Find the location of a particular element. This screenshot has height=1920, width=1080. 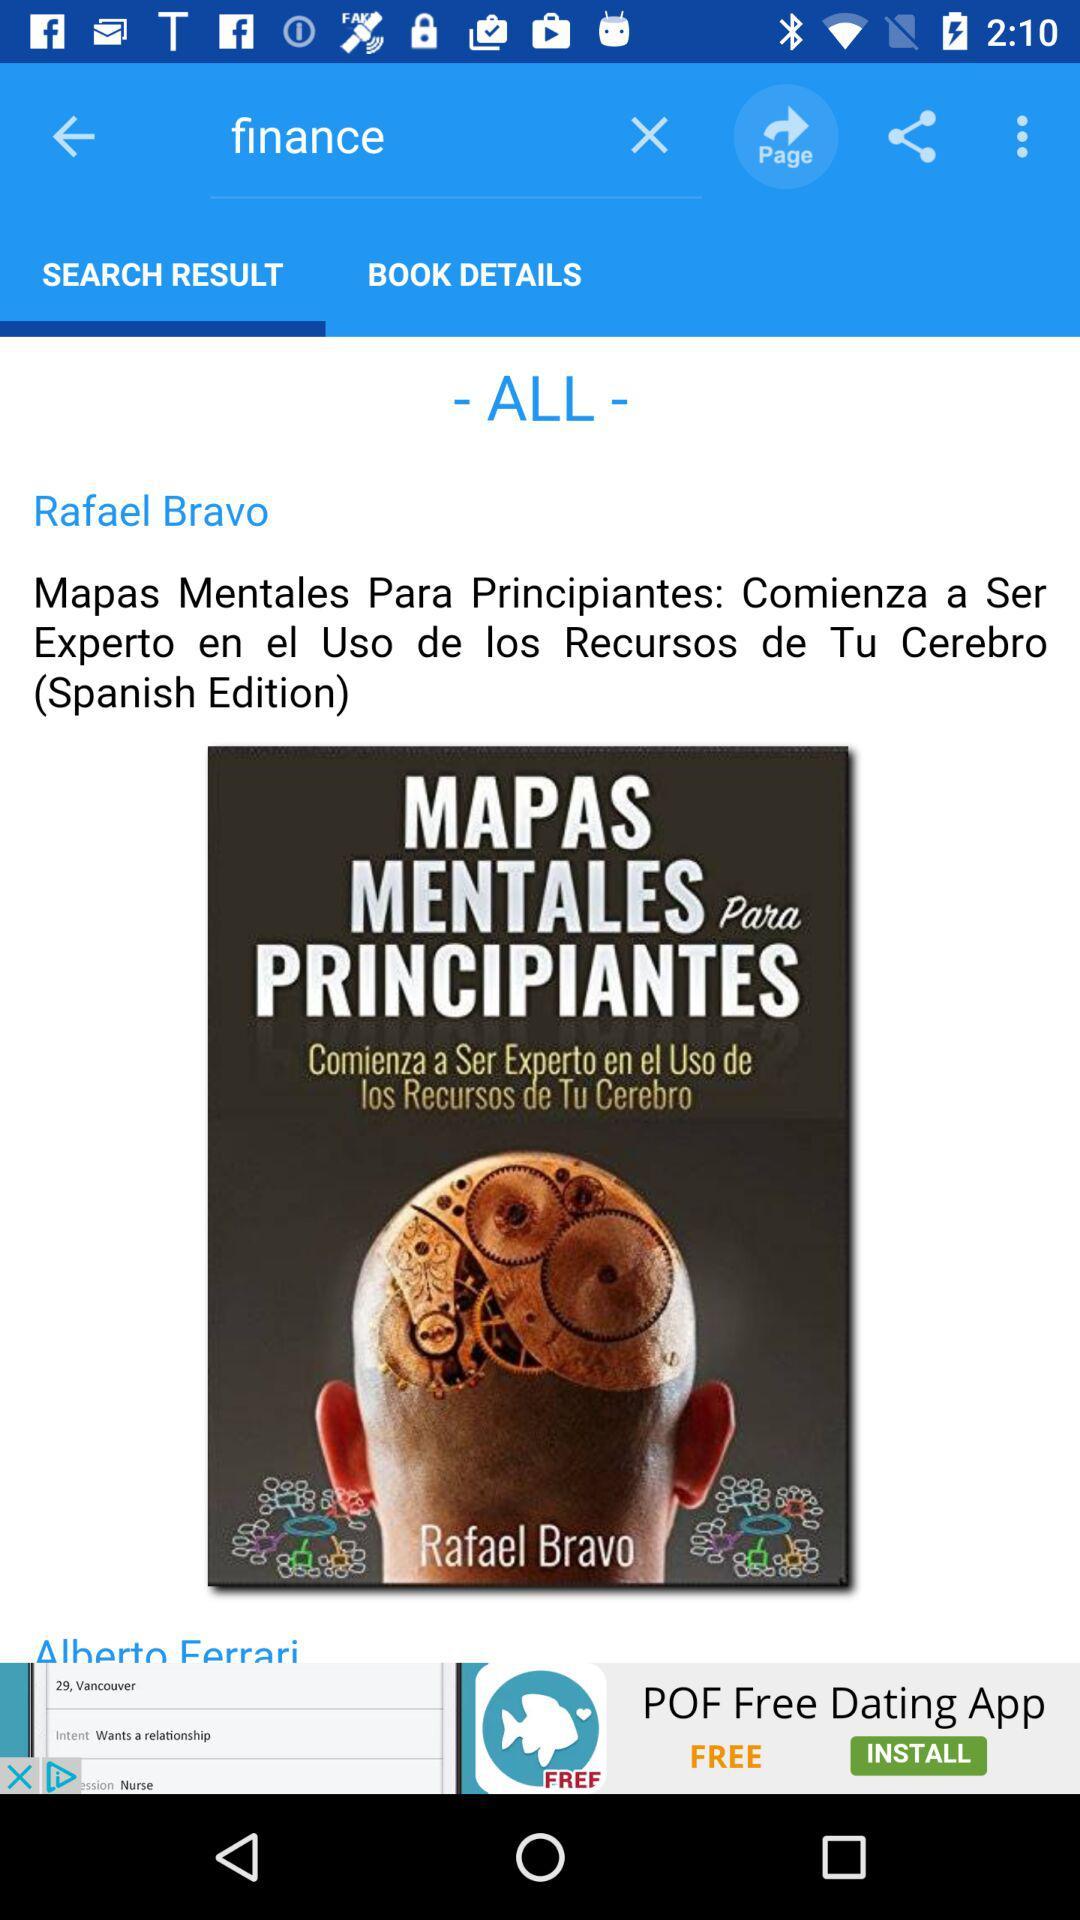

the close icon is located at coordinates (649, 133).